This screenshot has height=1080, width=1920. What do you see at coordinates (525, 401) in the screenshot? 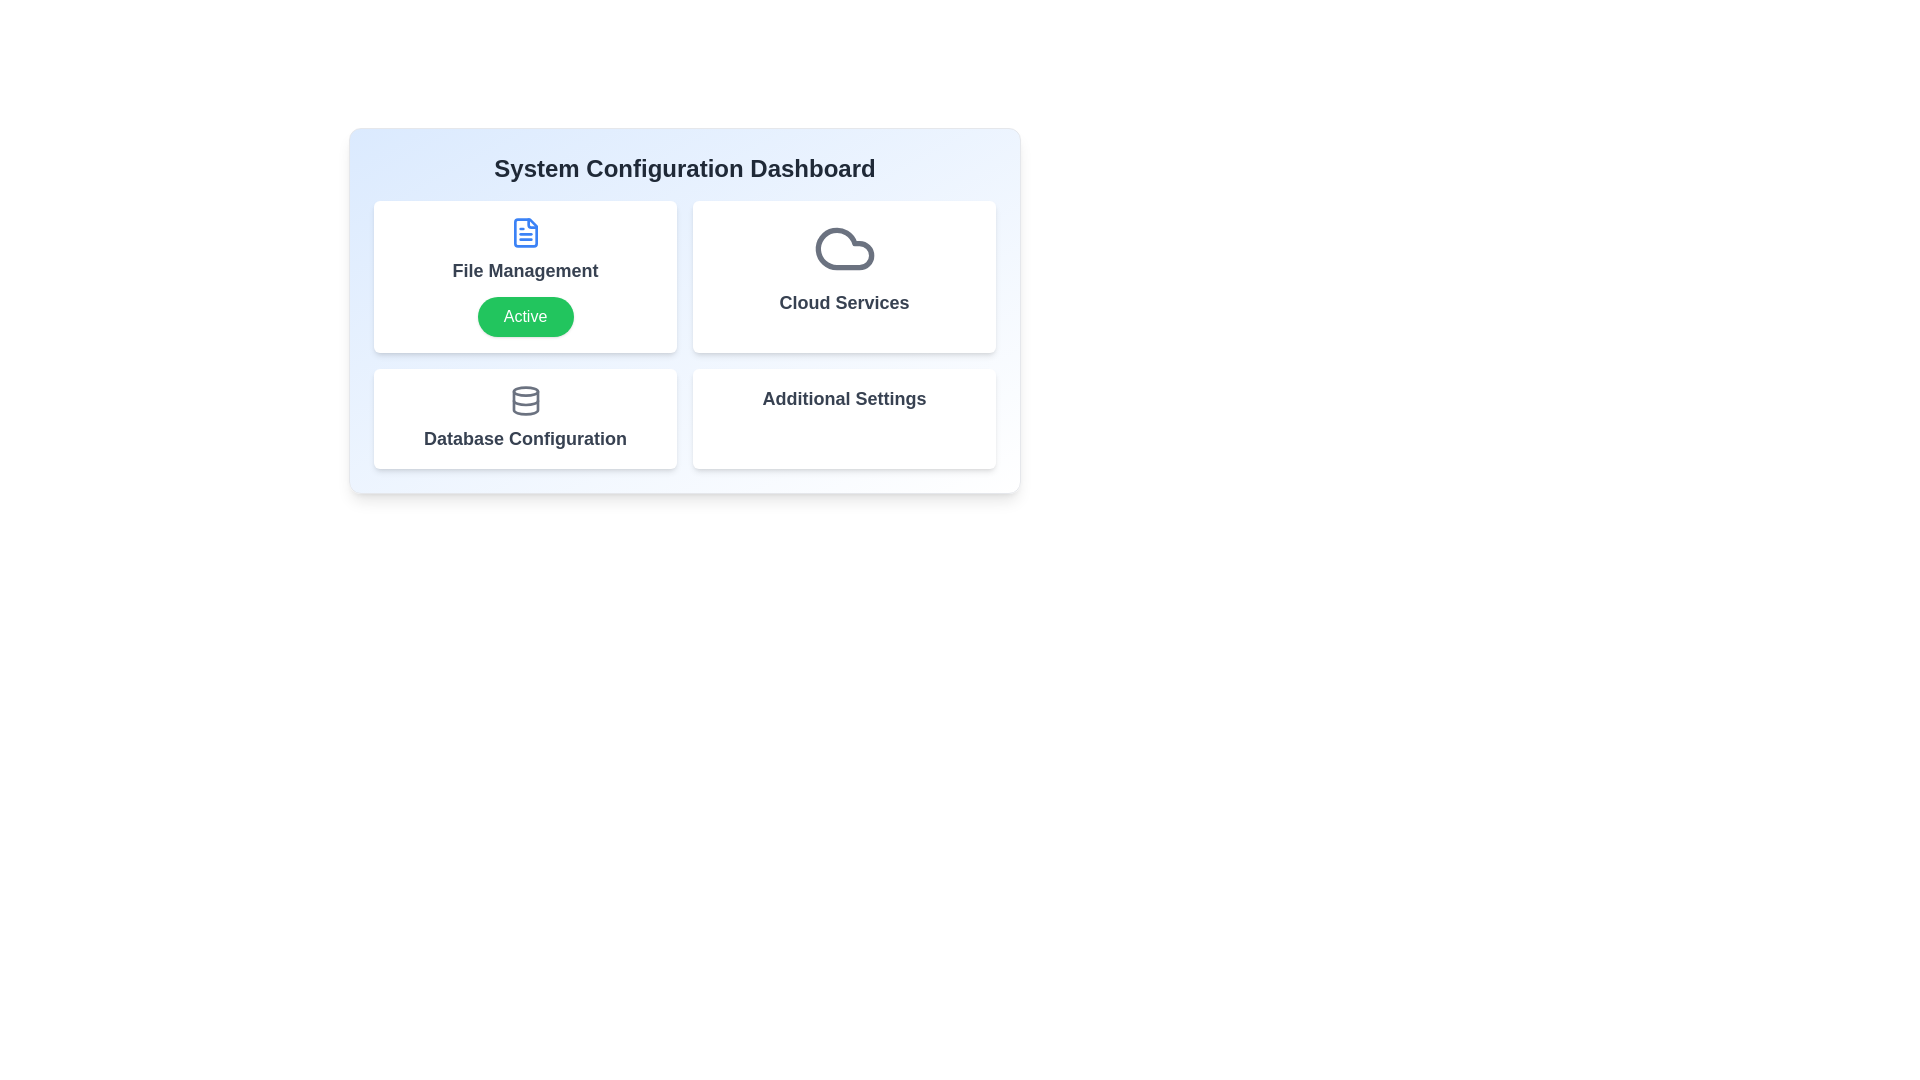
I see `the database icon, which is a cylindrical shape segmented into three layers, located at the top-center of the 'Database Configuration' card` at bounding box center [525, 401].